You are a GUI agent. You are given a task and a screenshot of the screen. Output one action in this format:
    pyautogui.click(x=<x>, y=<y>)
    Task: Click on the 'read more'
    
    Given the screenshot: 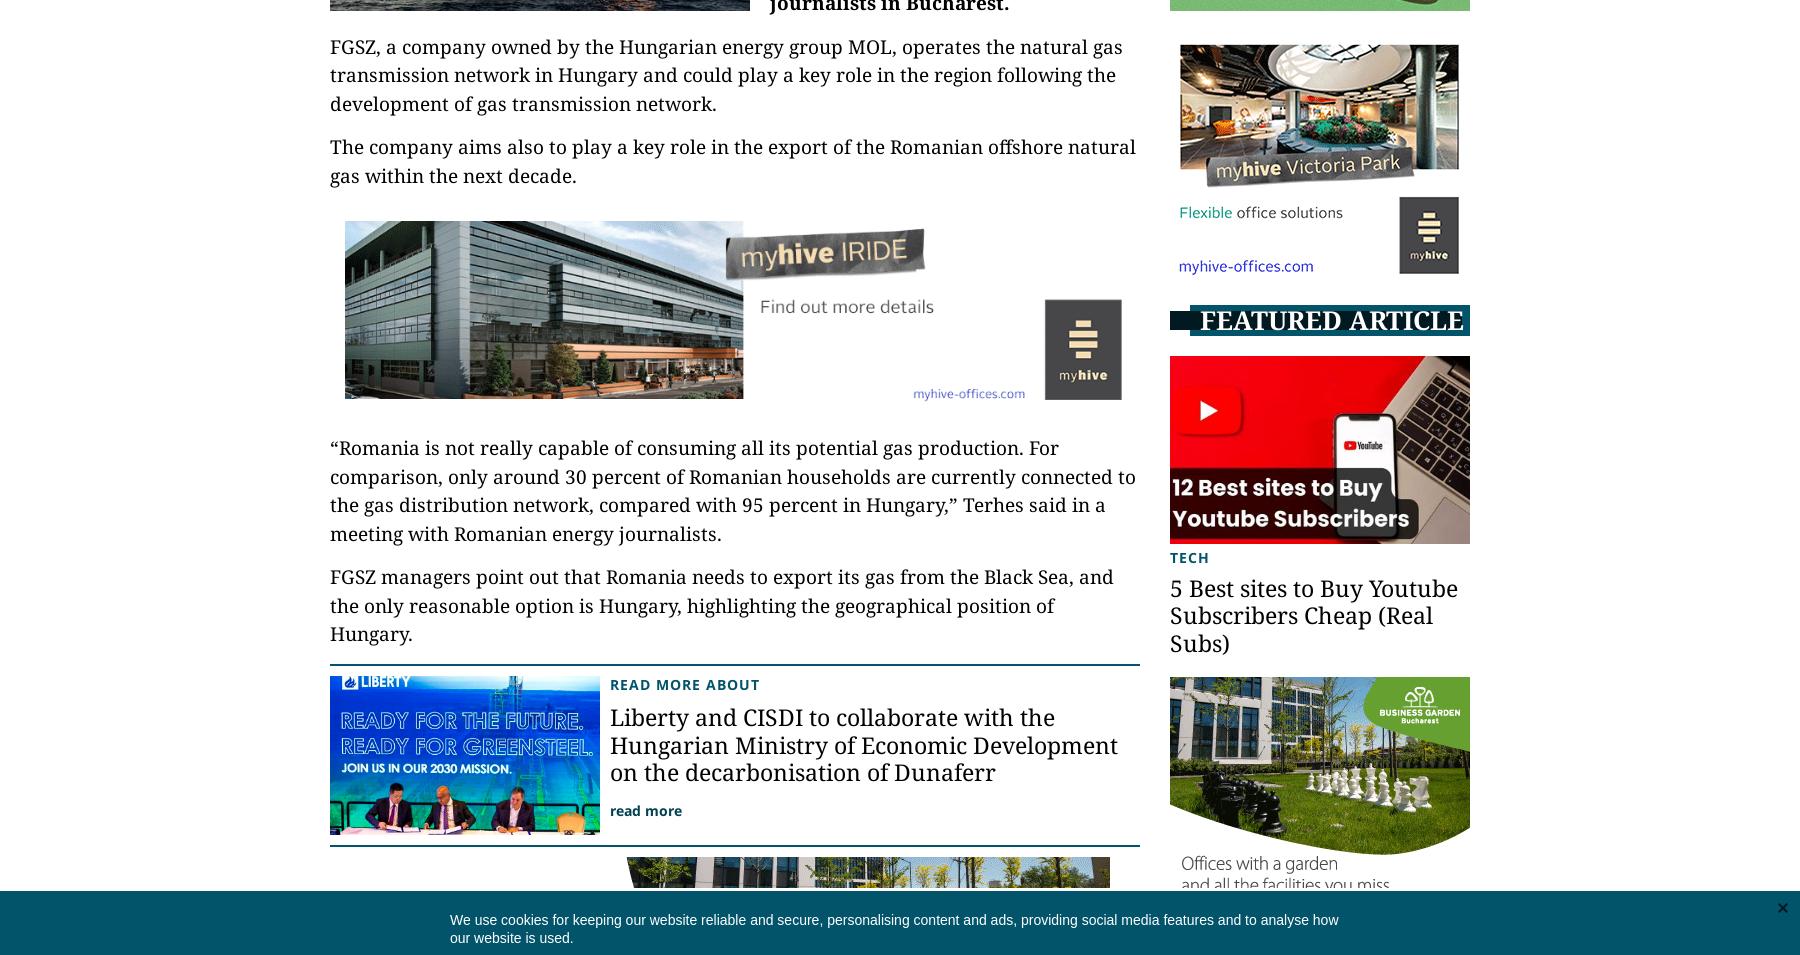 What is the action you would take?
    pyautogui.click(x=608, y=809)
    